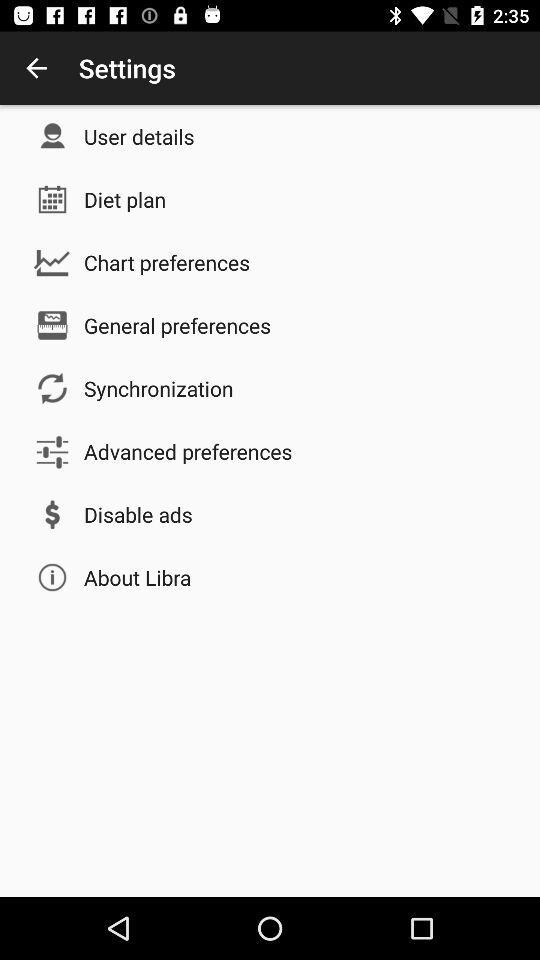  What do you see at coordinates (137, 513) in the screenshot?
I see `disable ads` at bounding box center [137, 513].